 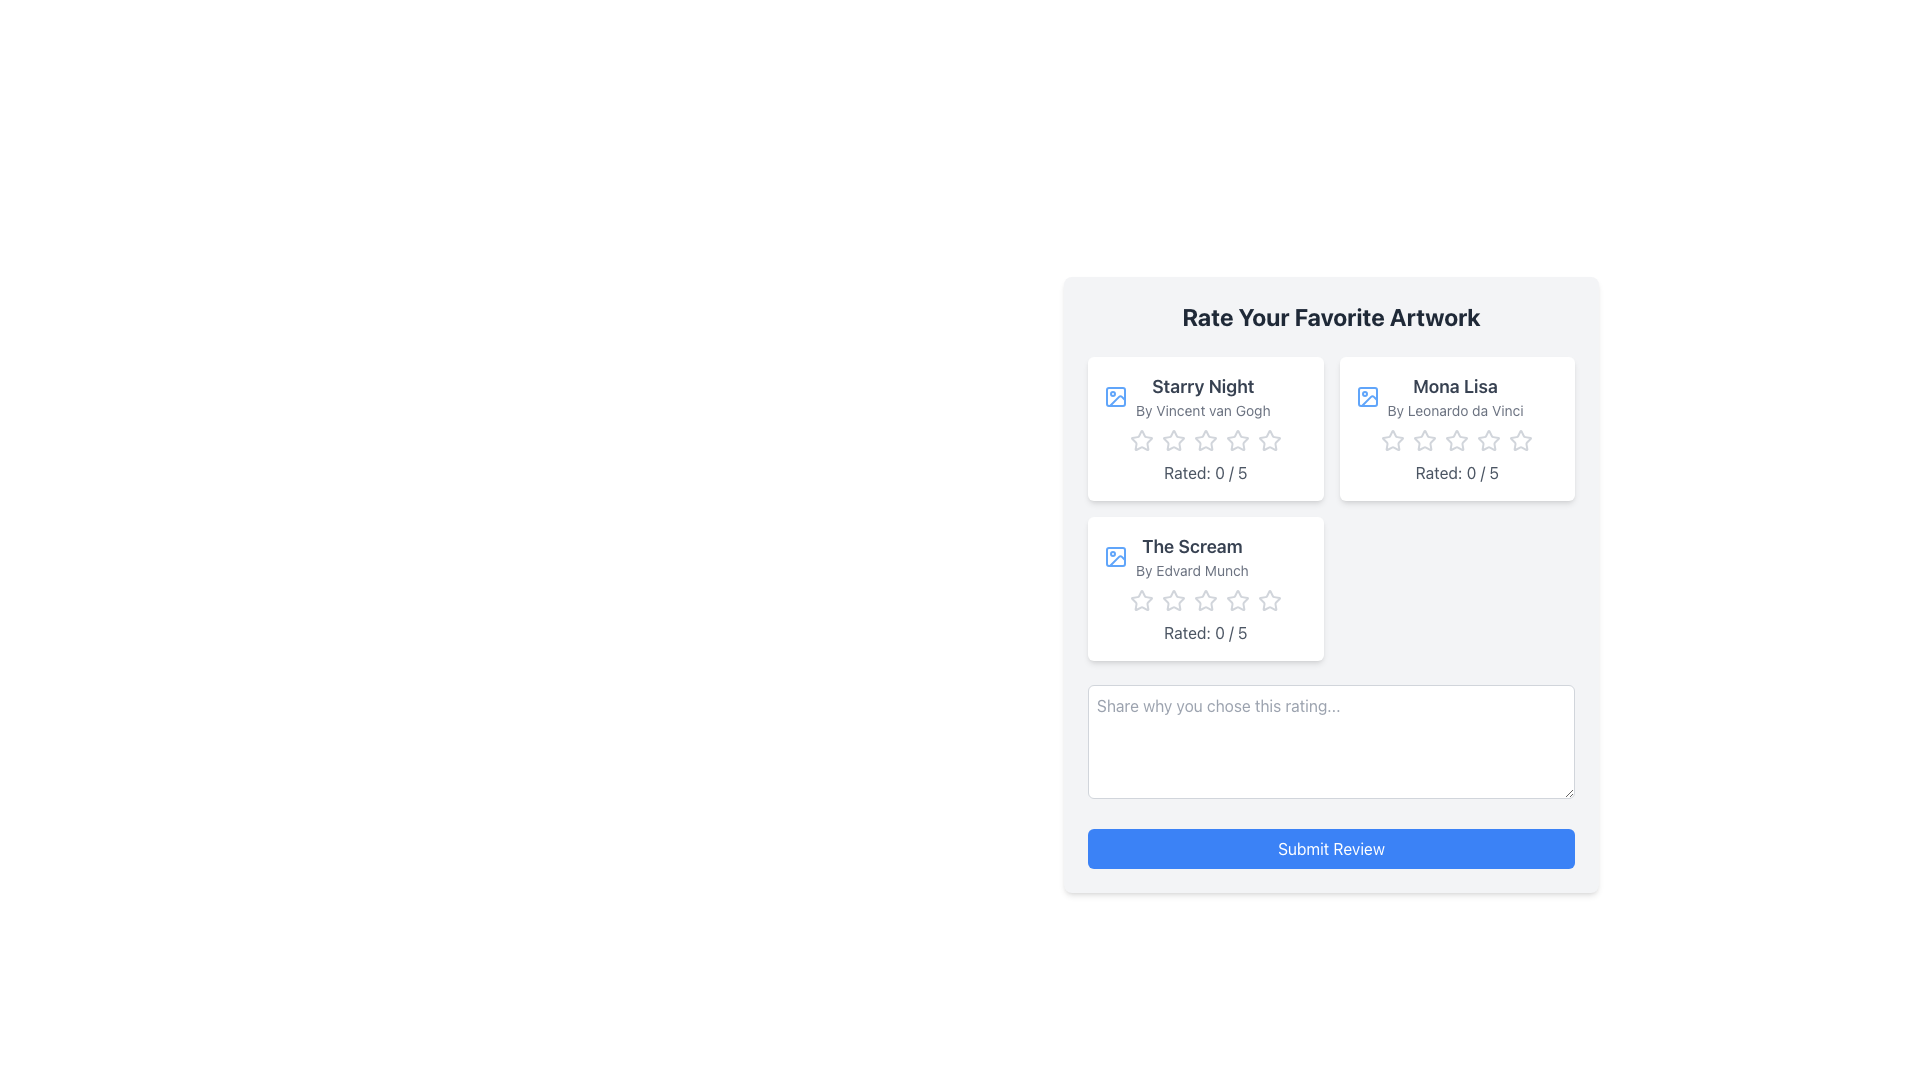 I want to click on the icon representing the artwork associated with the 'Starry Night' text, located to the immediate left of the title text, so click(x=1115, y=397).